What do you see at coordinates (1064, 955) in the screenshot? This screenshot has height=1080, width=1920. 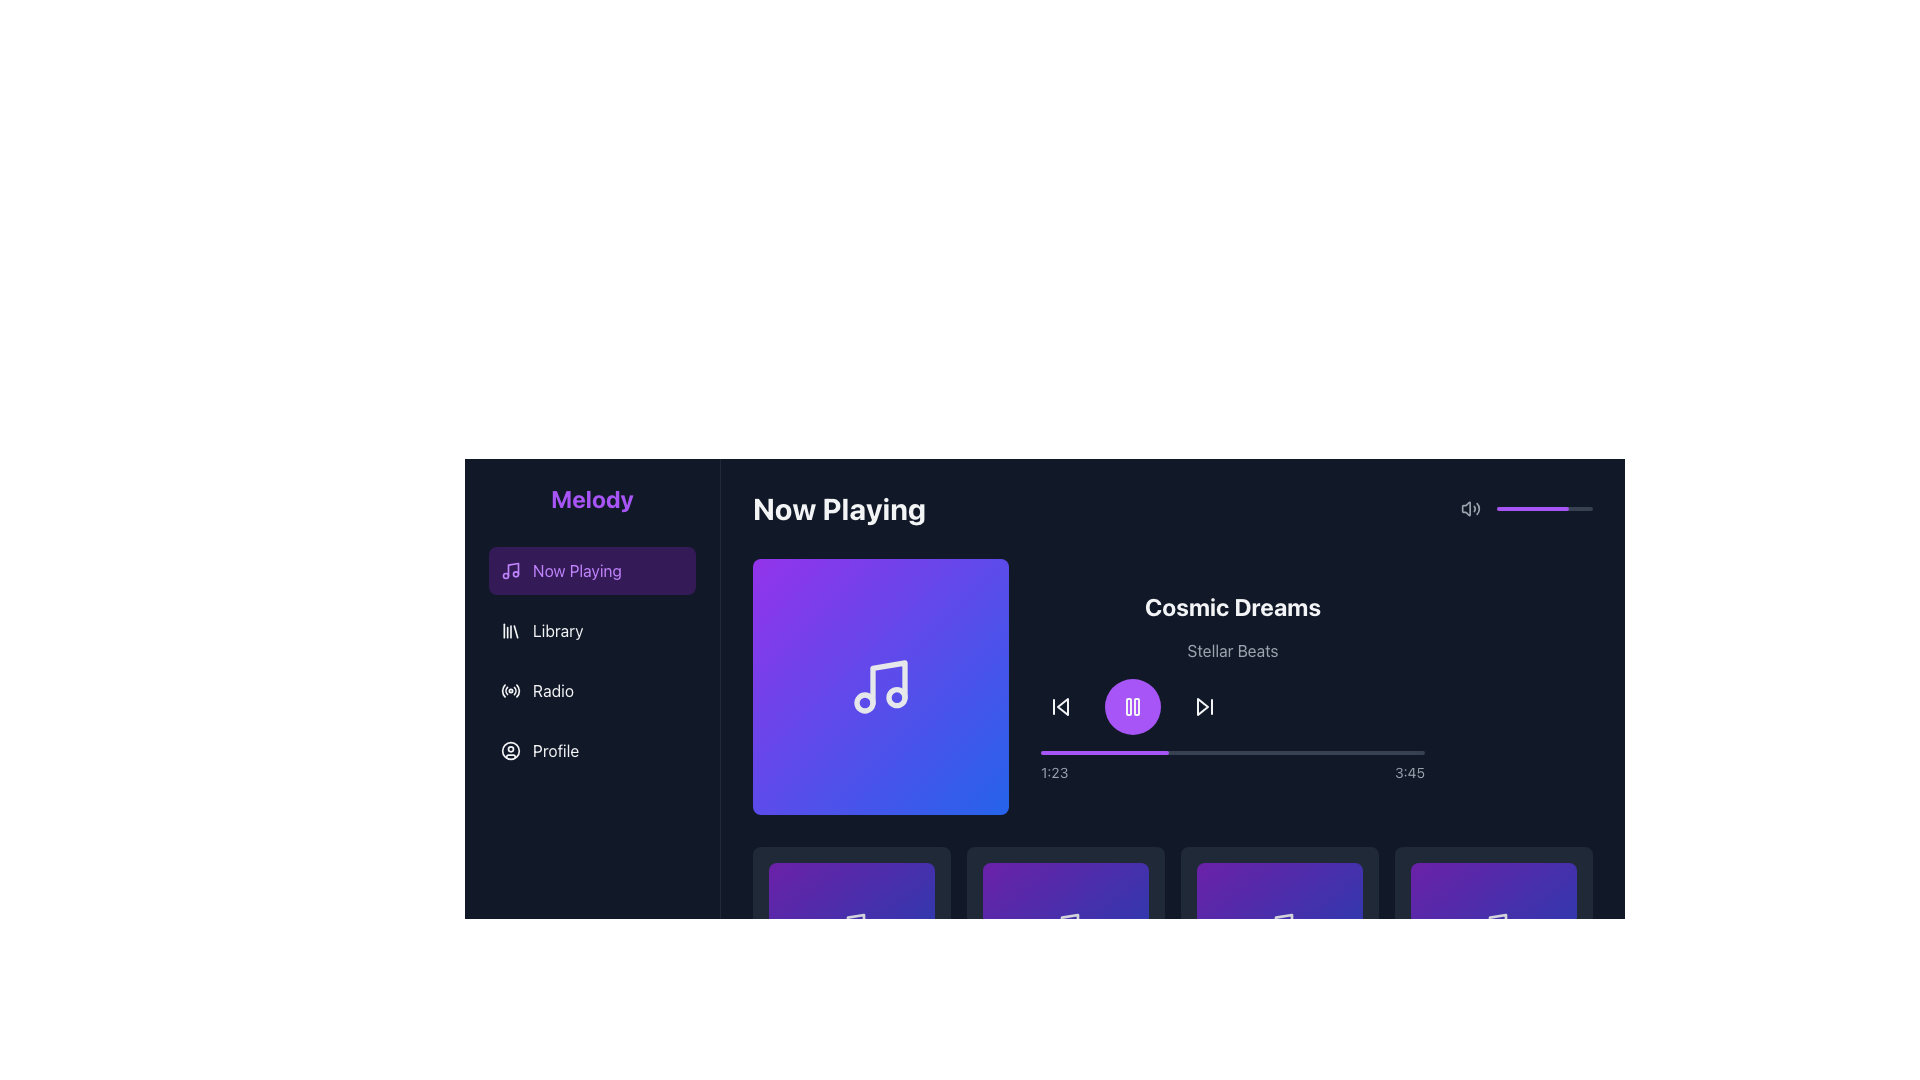 I see `the square card with a gradient background containing a musical note icon and text caption 'Track 2' and 'Artist 2'` at bounding box center [1064, 955].